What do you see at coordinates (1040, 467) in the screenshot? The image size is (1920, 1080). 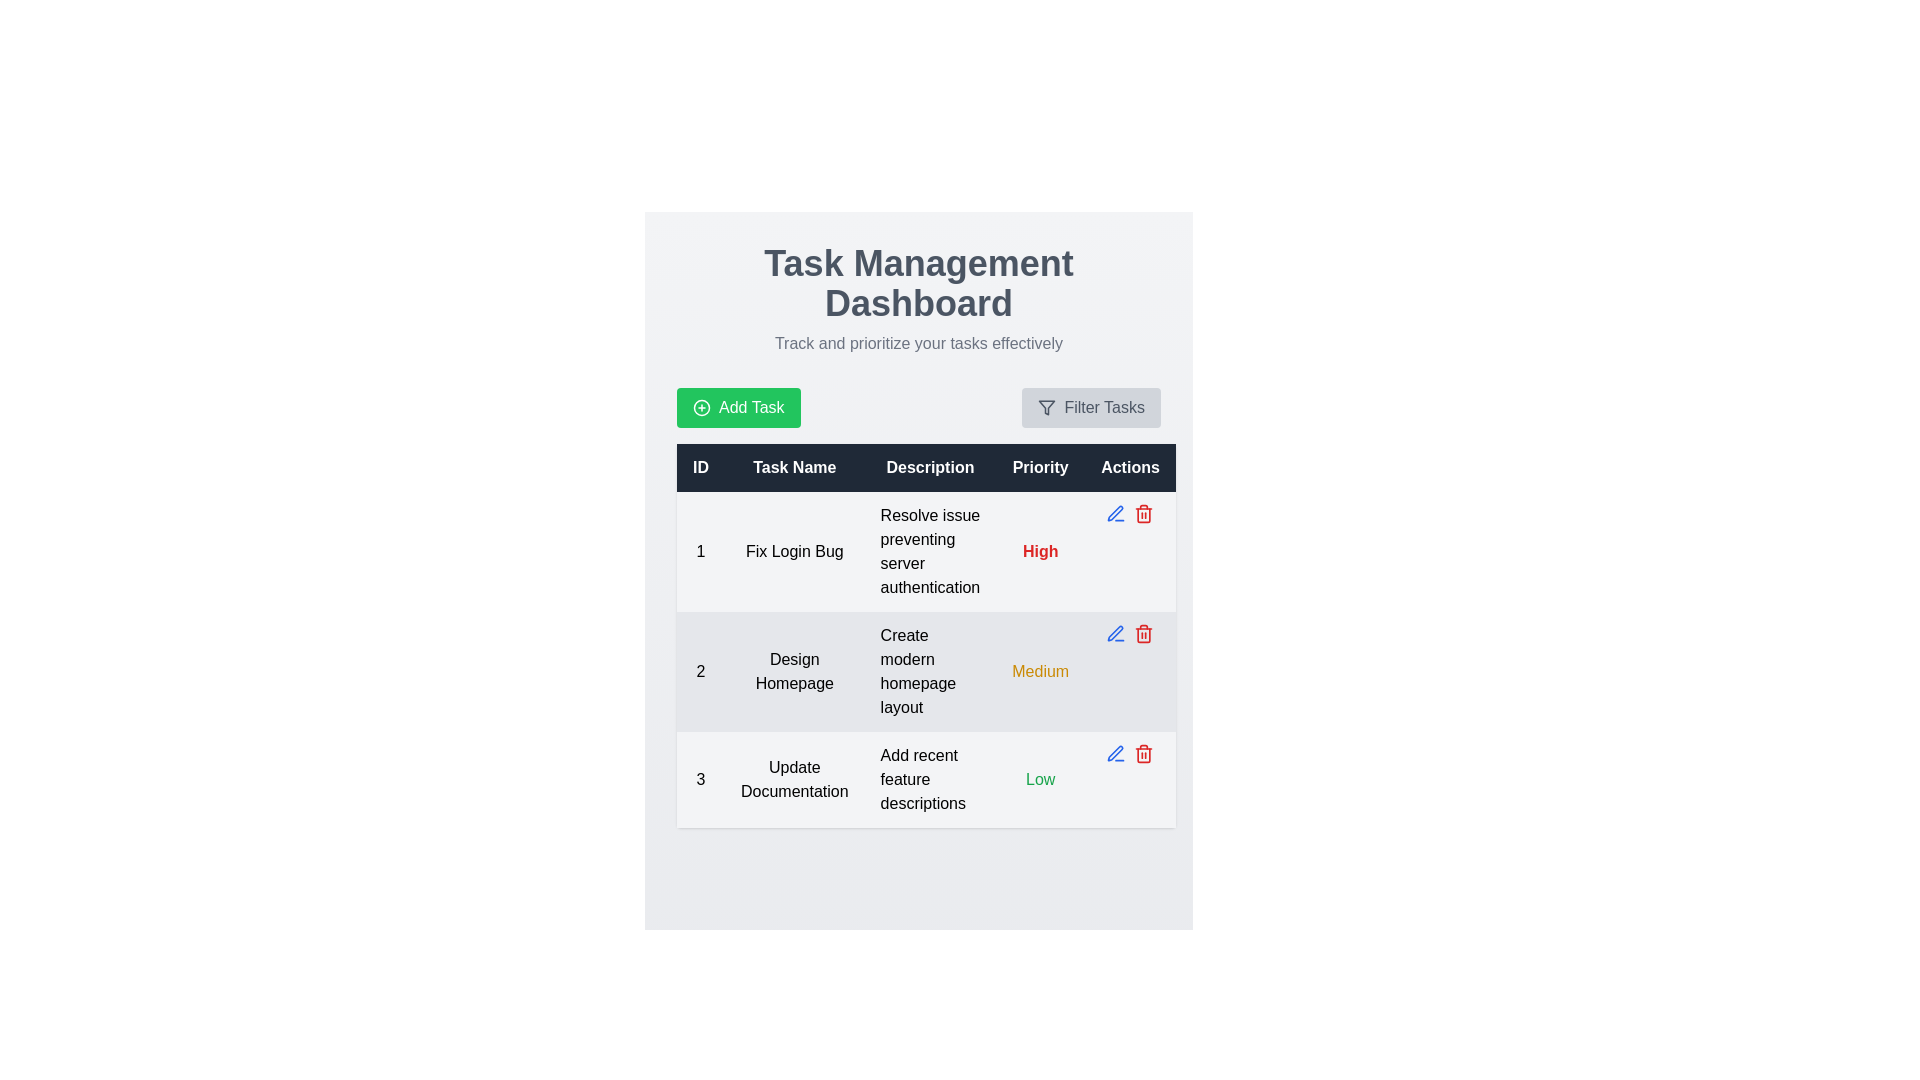 I see `the 'Priority' header label, which is the fourth element in the header row of the table, positioned between 'Description' and 'Actions'` at bounding box center [1040, 467].